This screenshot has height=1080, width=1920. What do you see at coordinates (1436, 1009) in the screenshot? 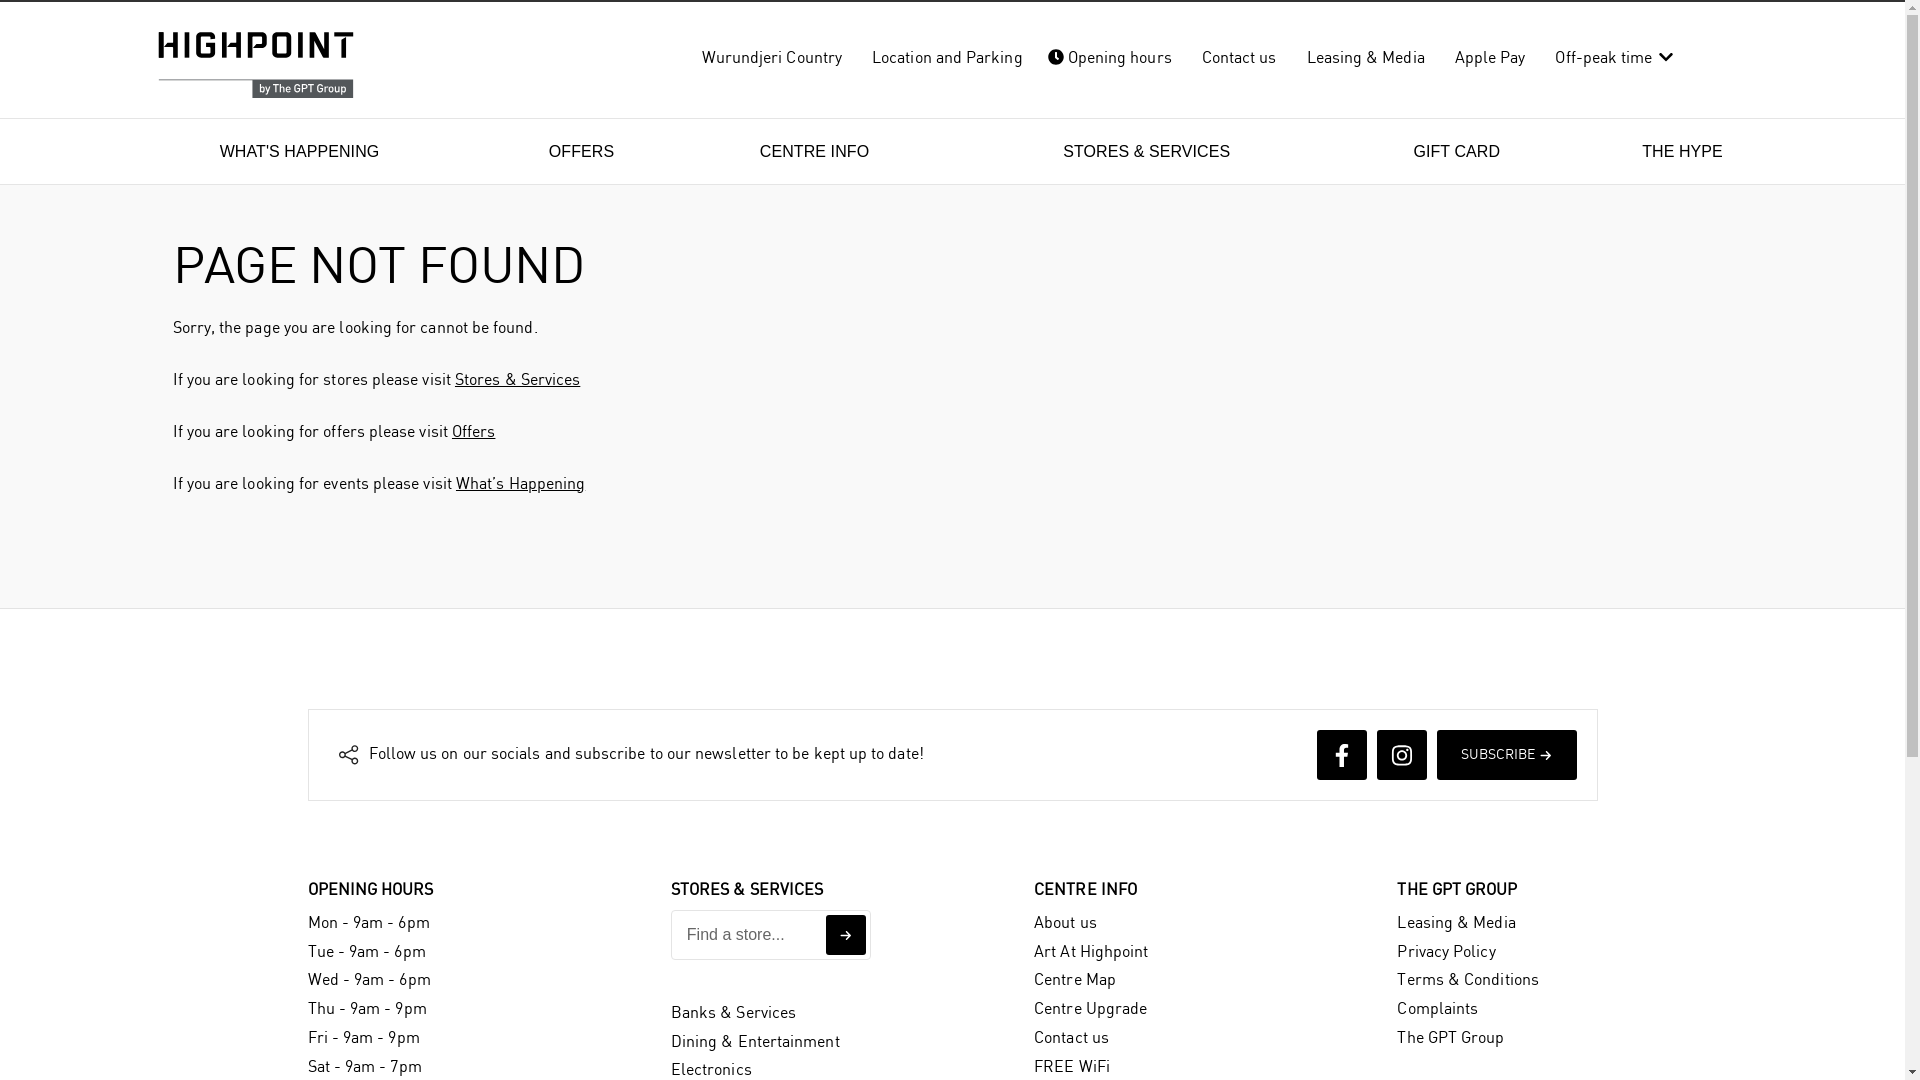
I see `'Complaints'` at bounding box center [1436, 1009].